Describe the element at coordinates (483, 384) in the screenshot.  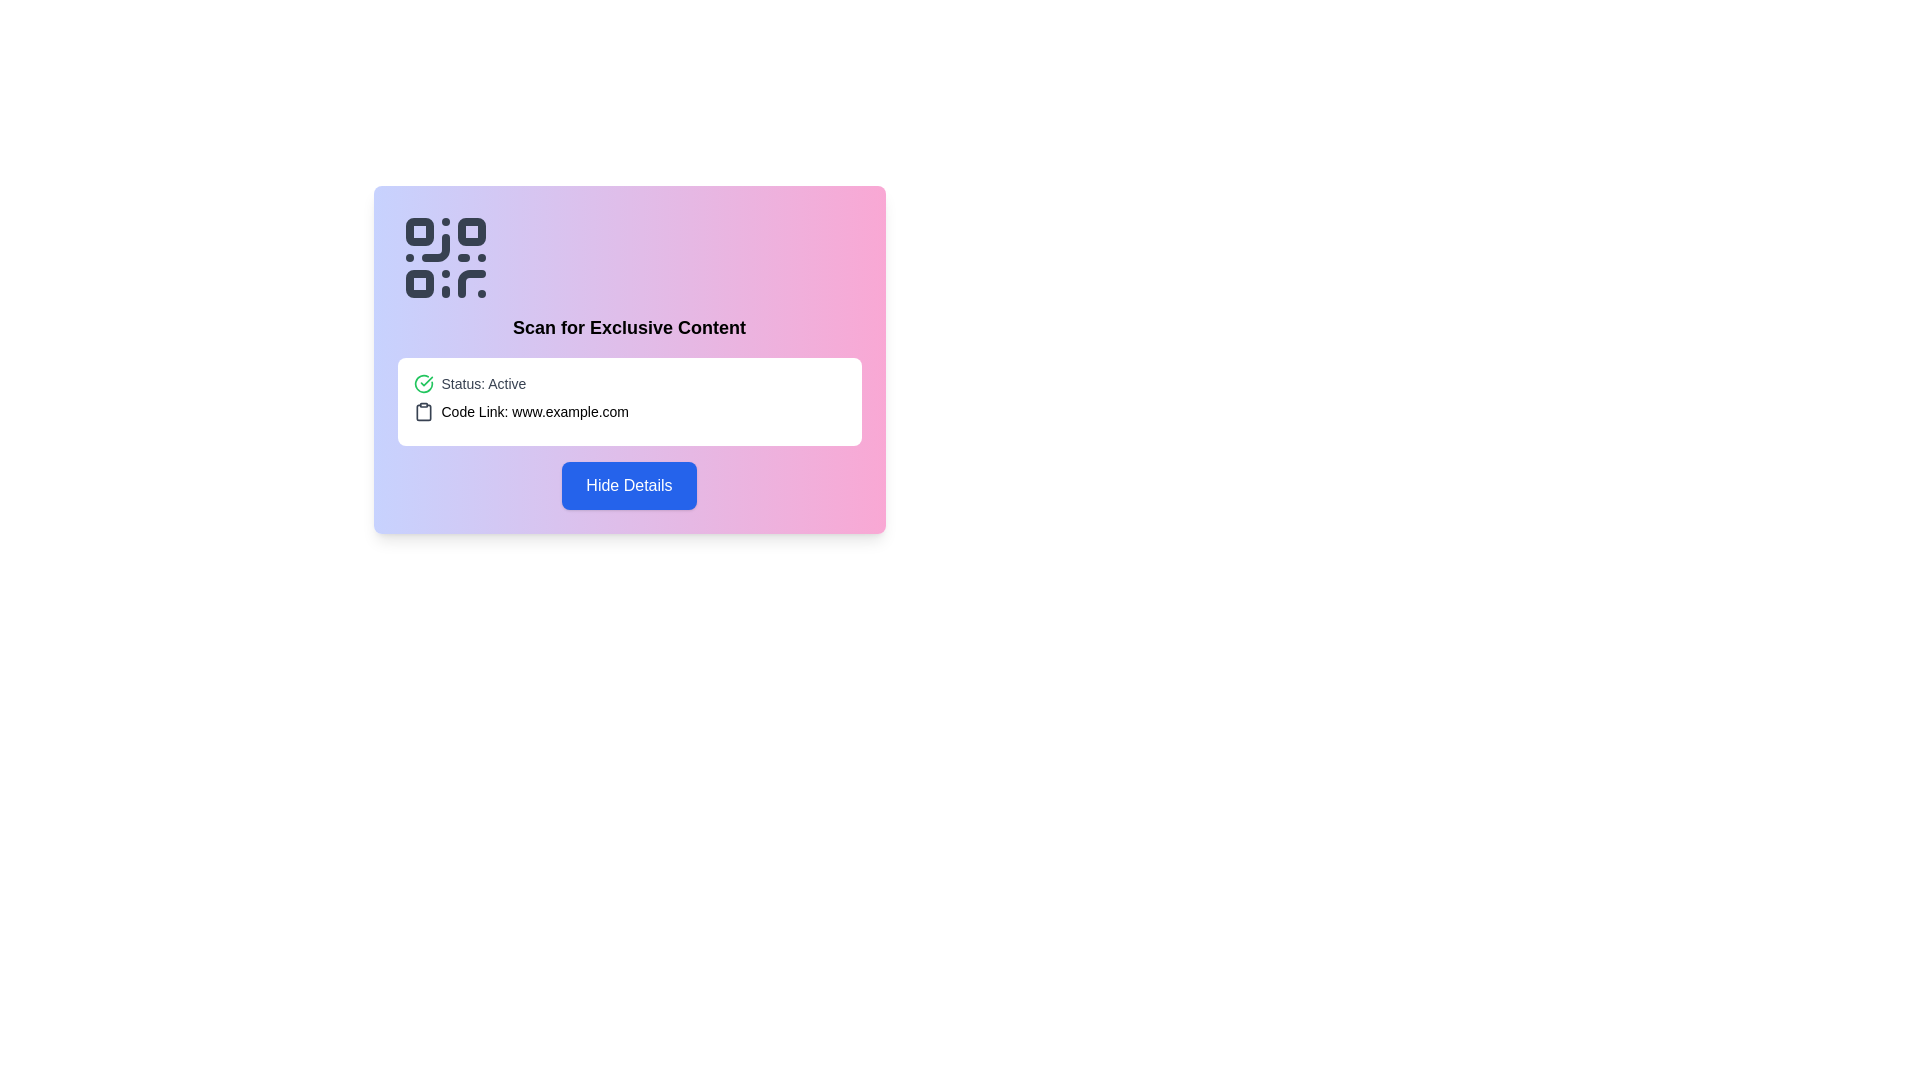
I see `the text label displaying 'Status: Active' which is in a small-sized gray font and located to the right of a green checkmark icon` at that location.